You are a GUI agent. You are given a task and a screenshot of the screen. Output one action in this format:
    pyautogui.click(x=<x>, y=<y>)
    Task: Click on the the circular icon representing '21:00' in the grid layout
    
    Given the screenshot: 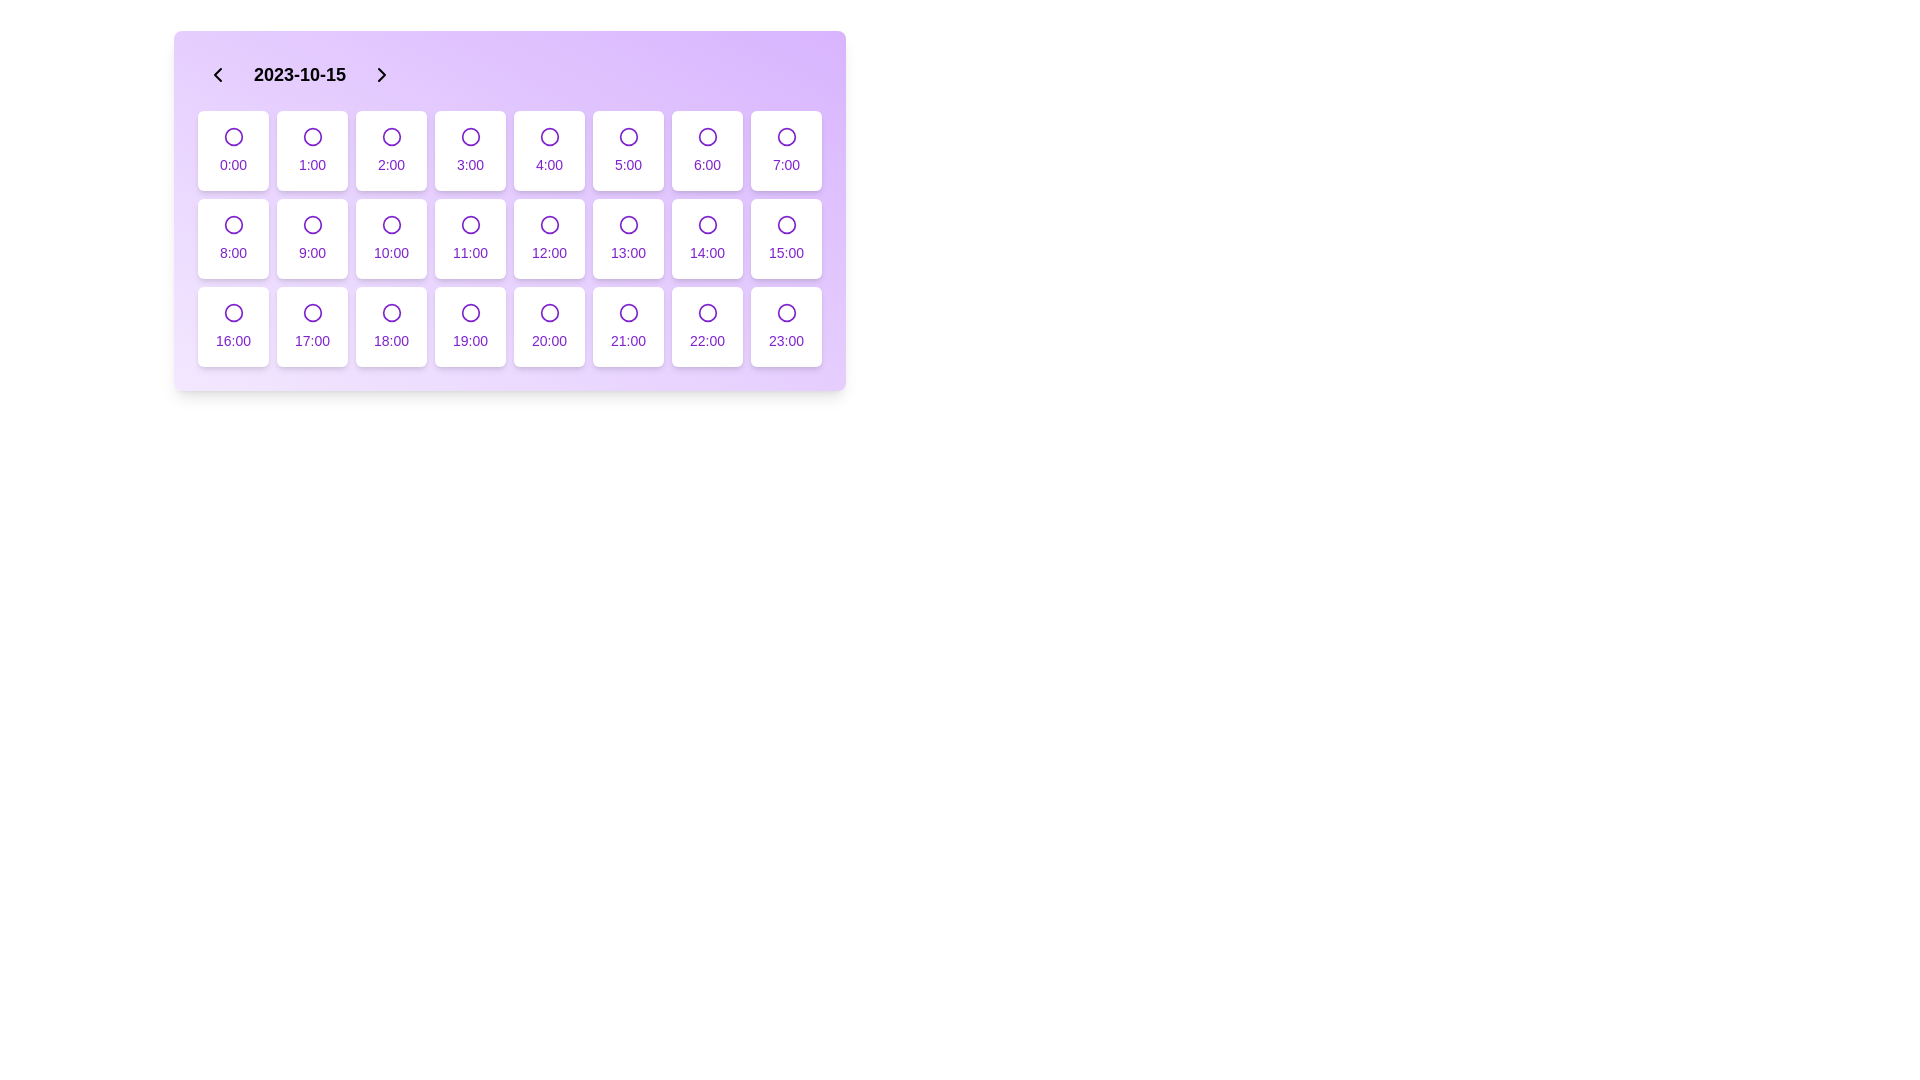 What is the action you would take?
    pyautogui.click(x=627, y=312)
    